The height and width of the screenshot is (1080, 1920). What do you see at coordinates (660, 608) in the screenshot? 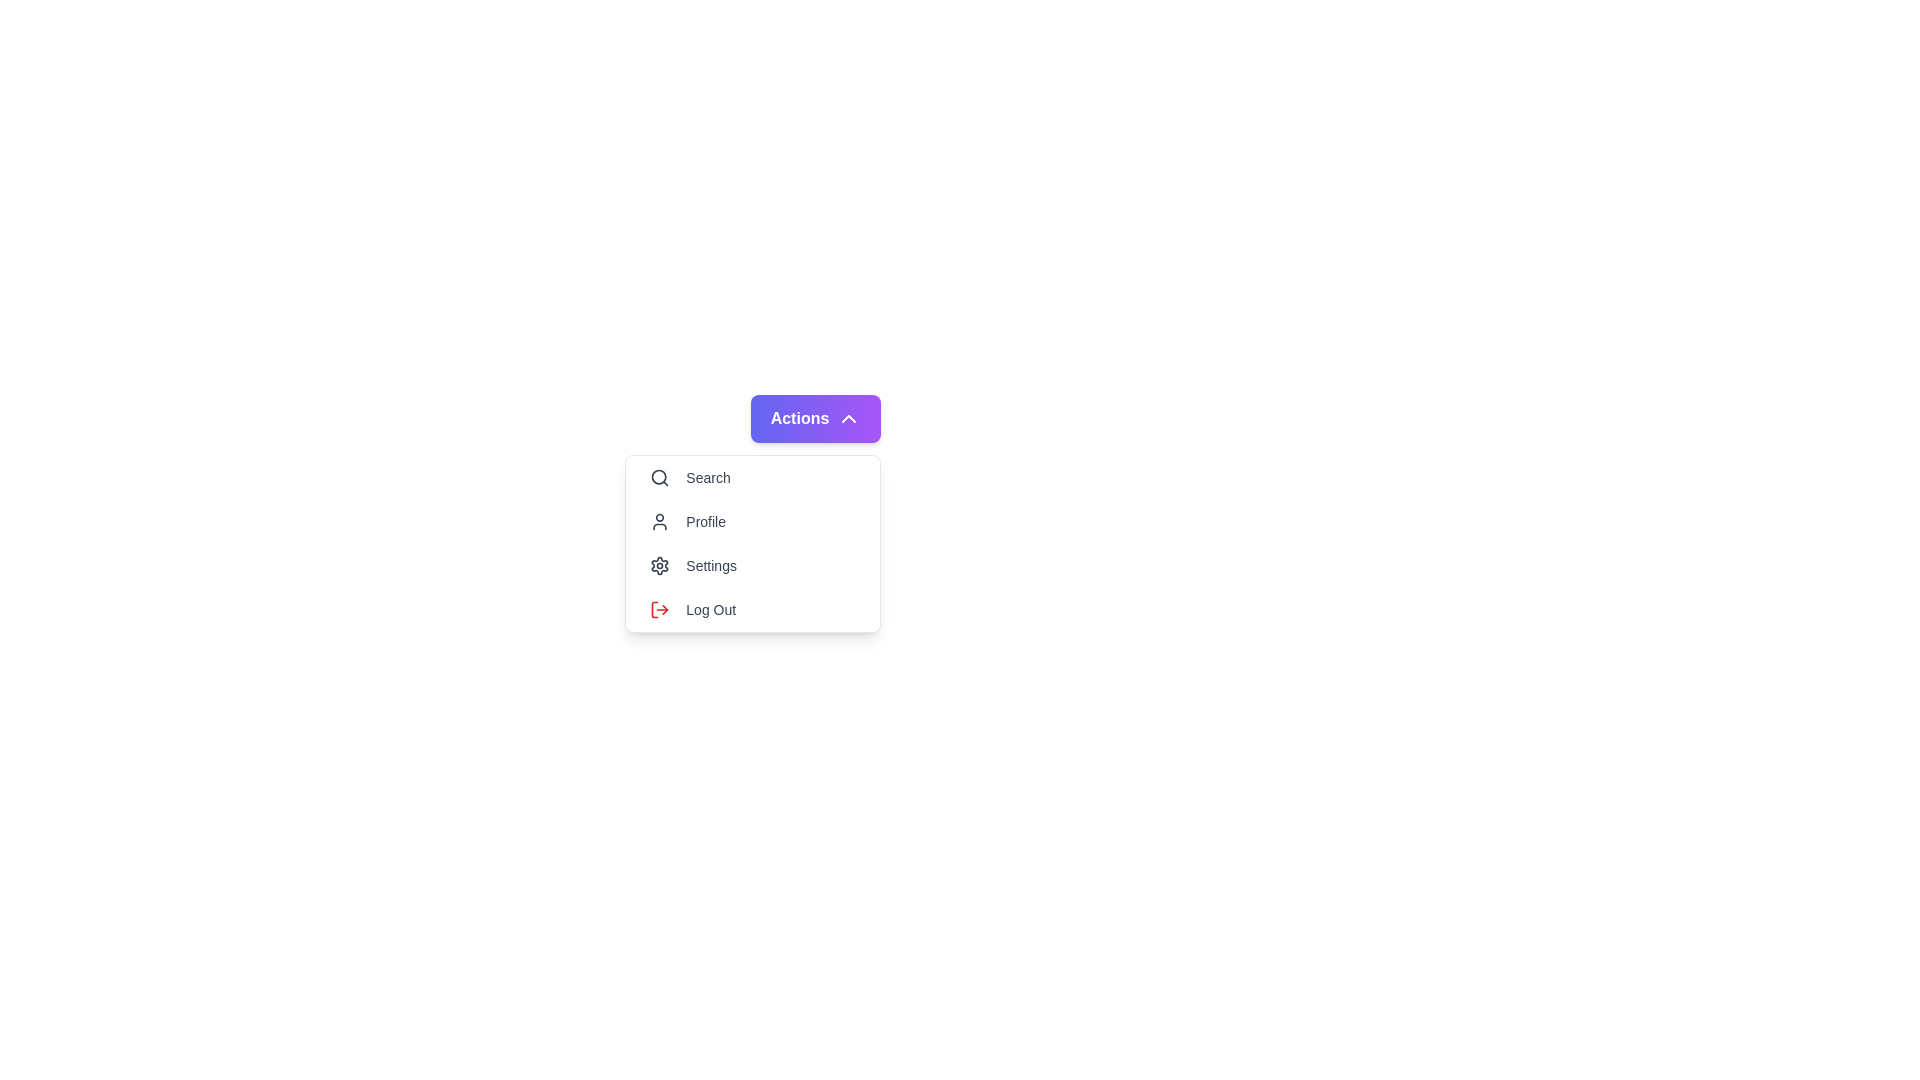
I see `the logout icon located at the top-left corner of the 'Log Out' button in the vertical menu list` at bounding box center [660, 608].